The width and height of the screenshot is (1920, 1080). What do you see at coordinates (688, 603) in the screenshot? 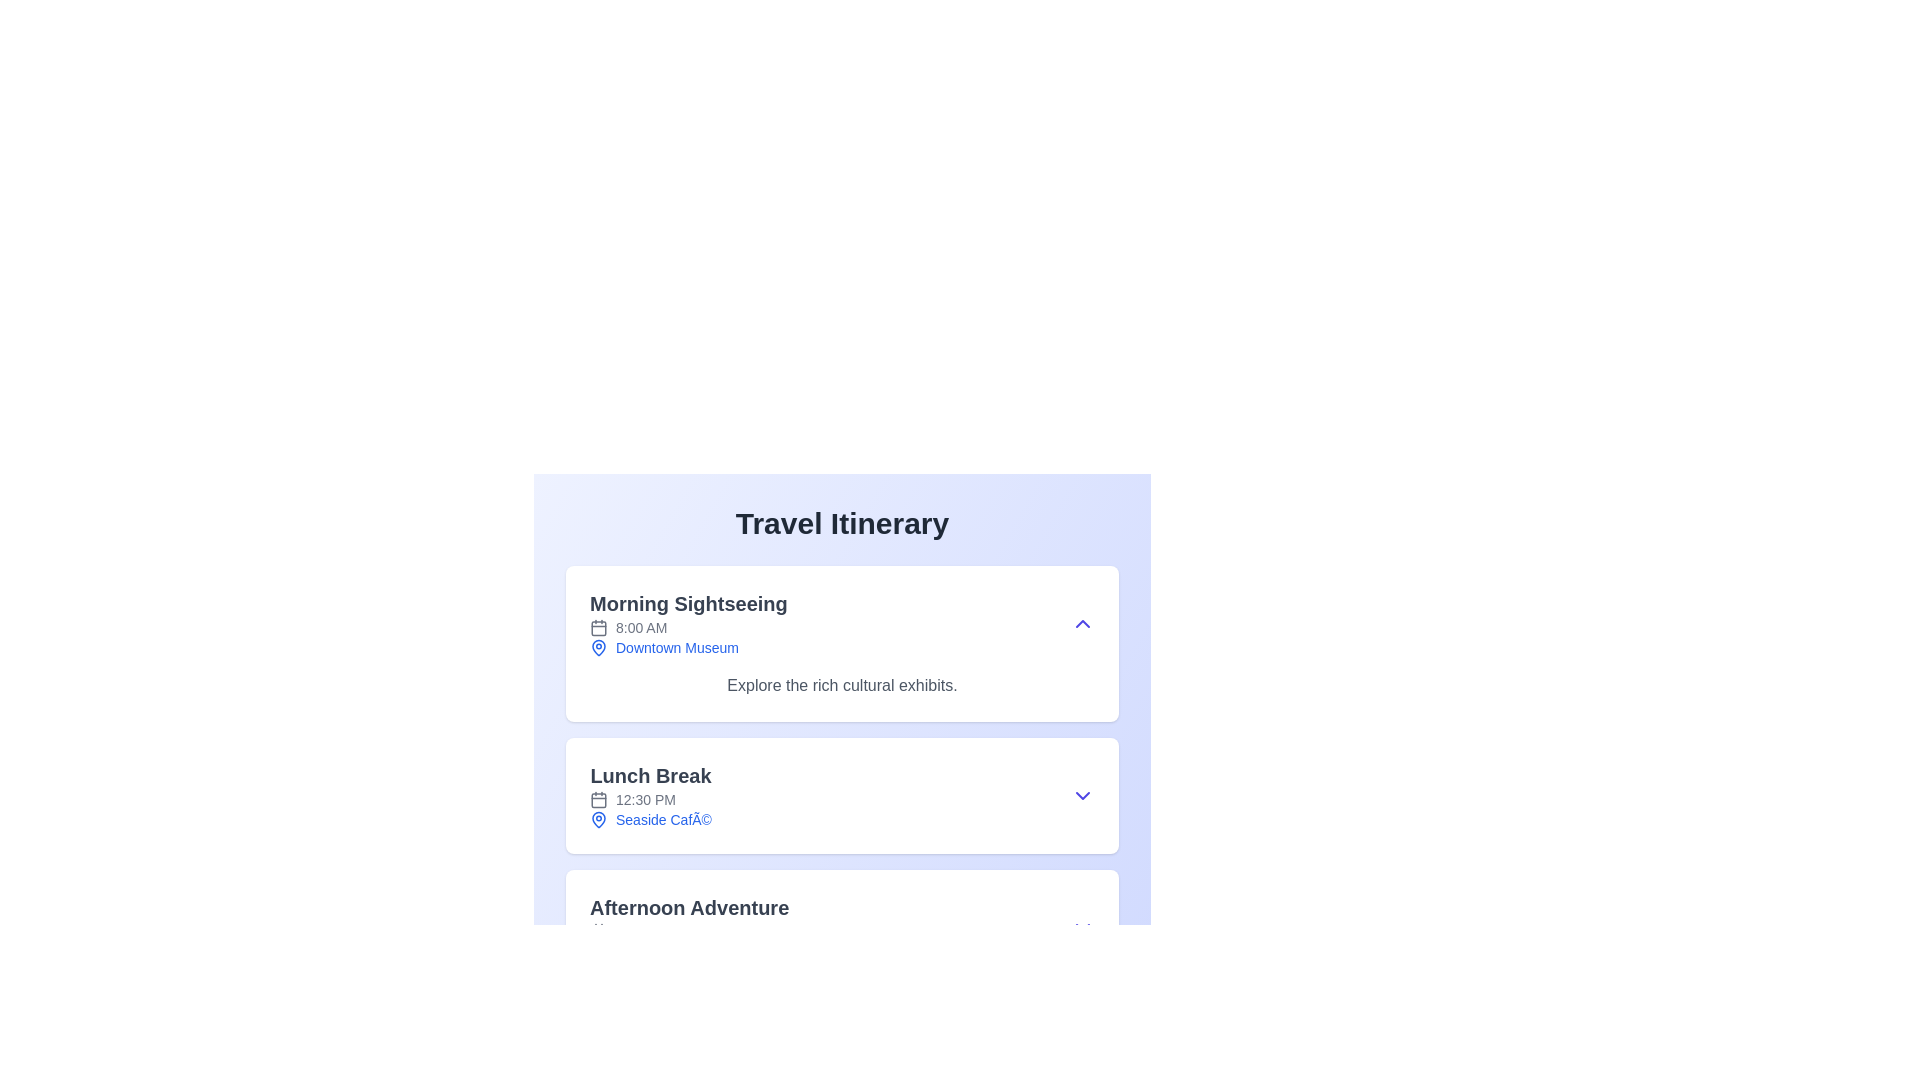
I see `the 'Morning Sightseeing' text label at the top of the itinerary card to understand the context of the card` at bounding box center [688, 603].